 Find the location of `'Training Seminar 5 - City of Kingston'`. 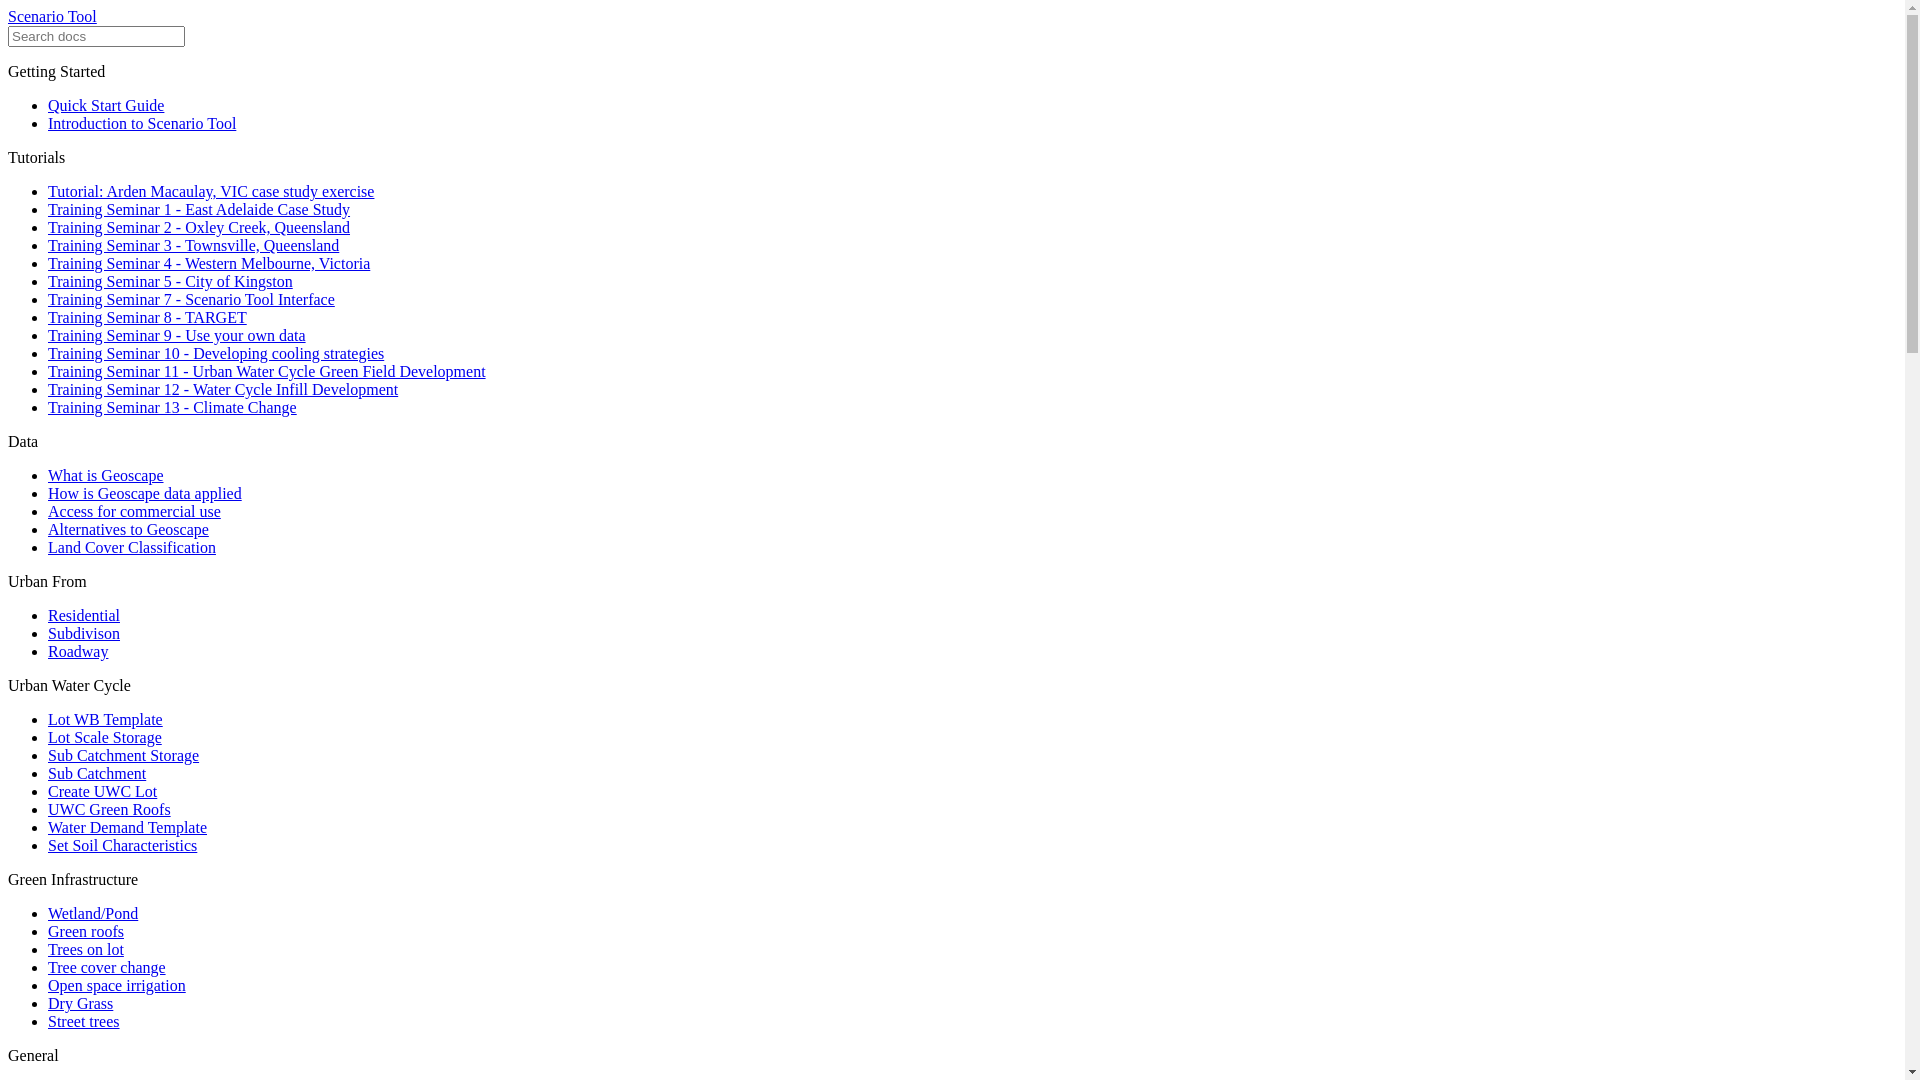

'Training Seminar 5 - City of Kingston' is located at coordinates (48, 281).